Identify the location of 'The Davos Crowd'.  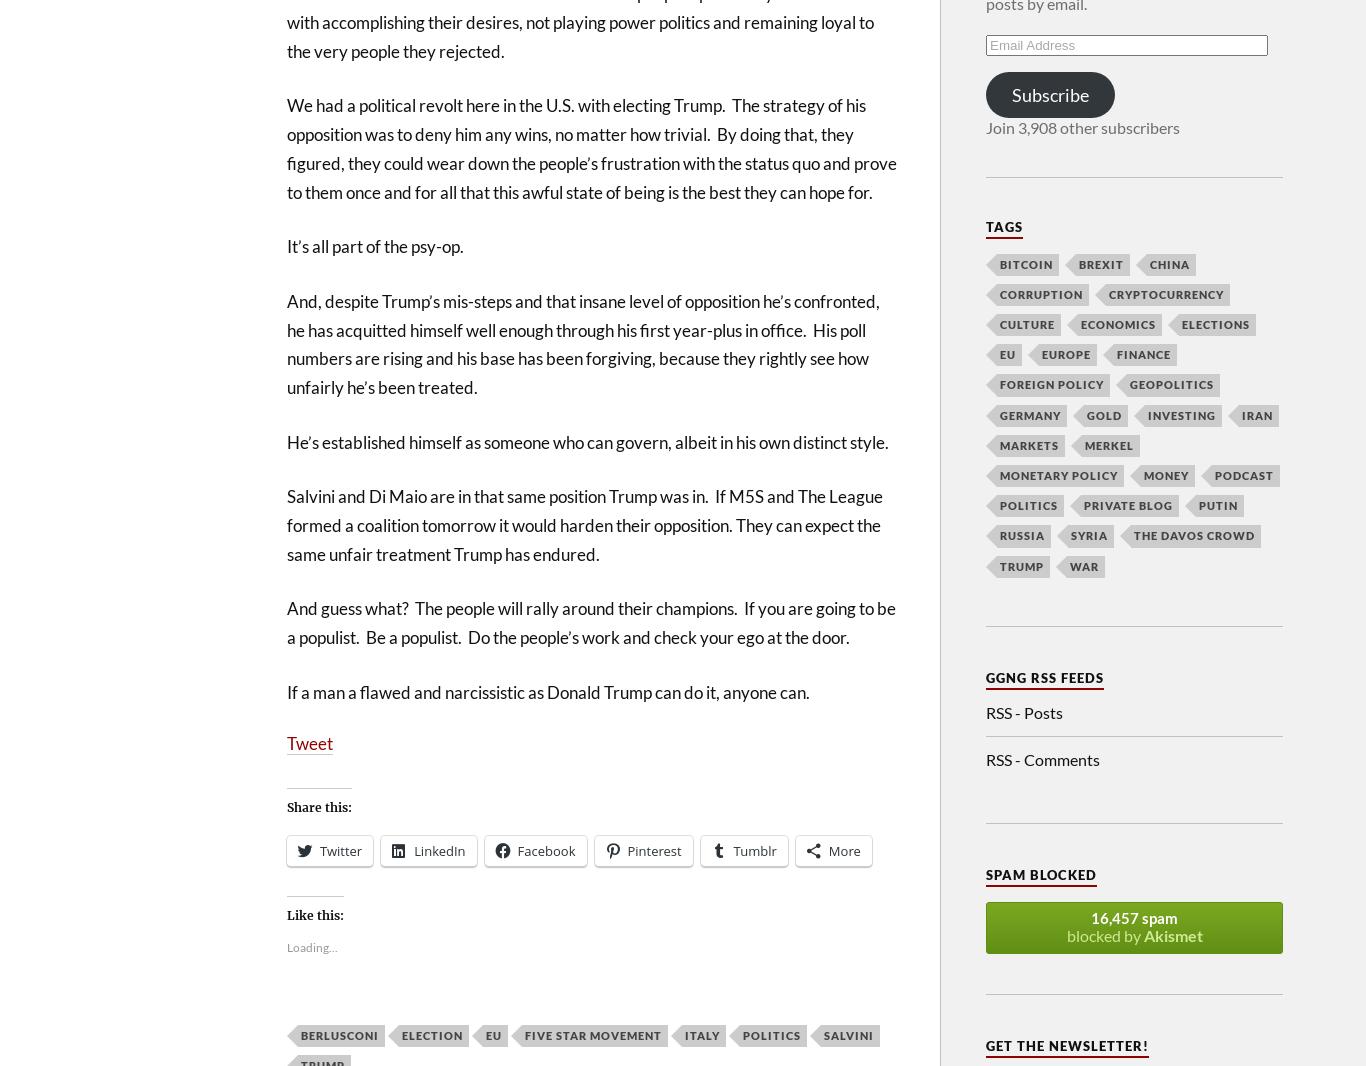
(1194, 534).